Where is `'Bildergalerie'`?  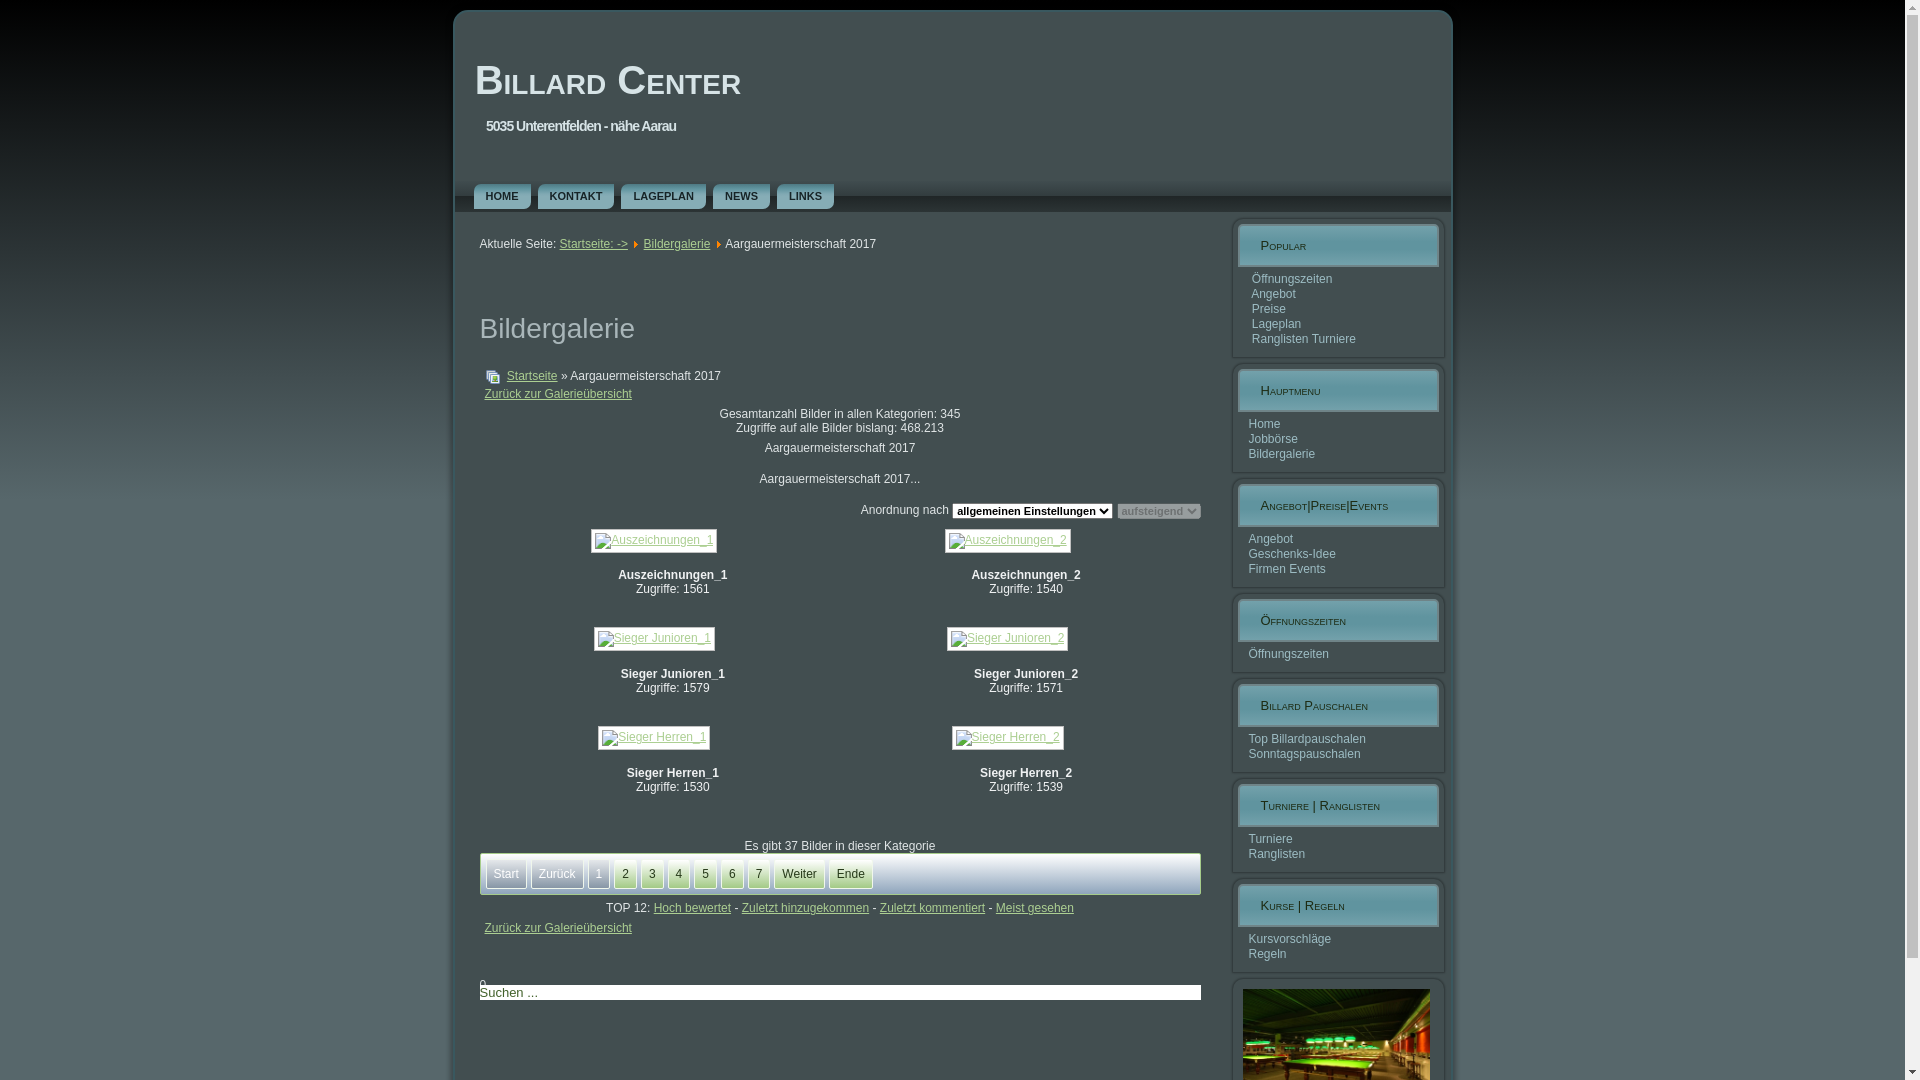
'Bildergalerie' is located at coordinates (1247, 454).